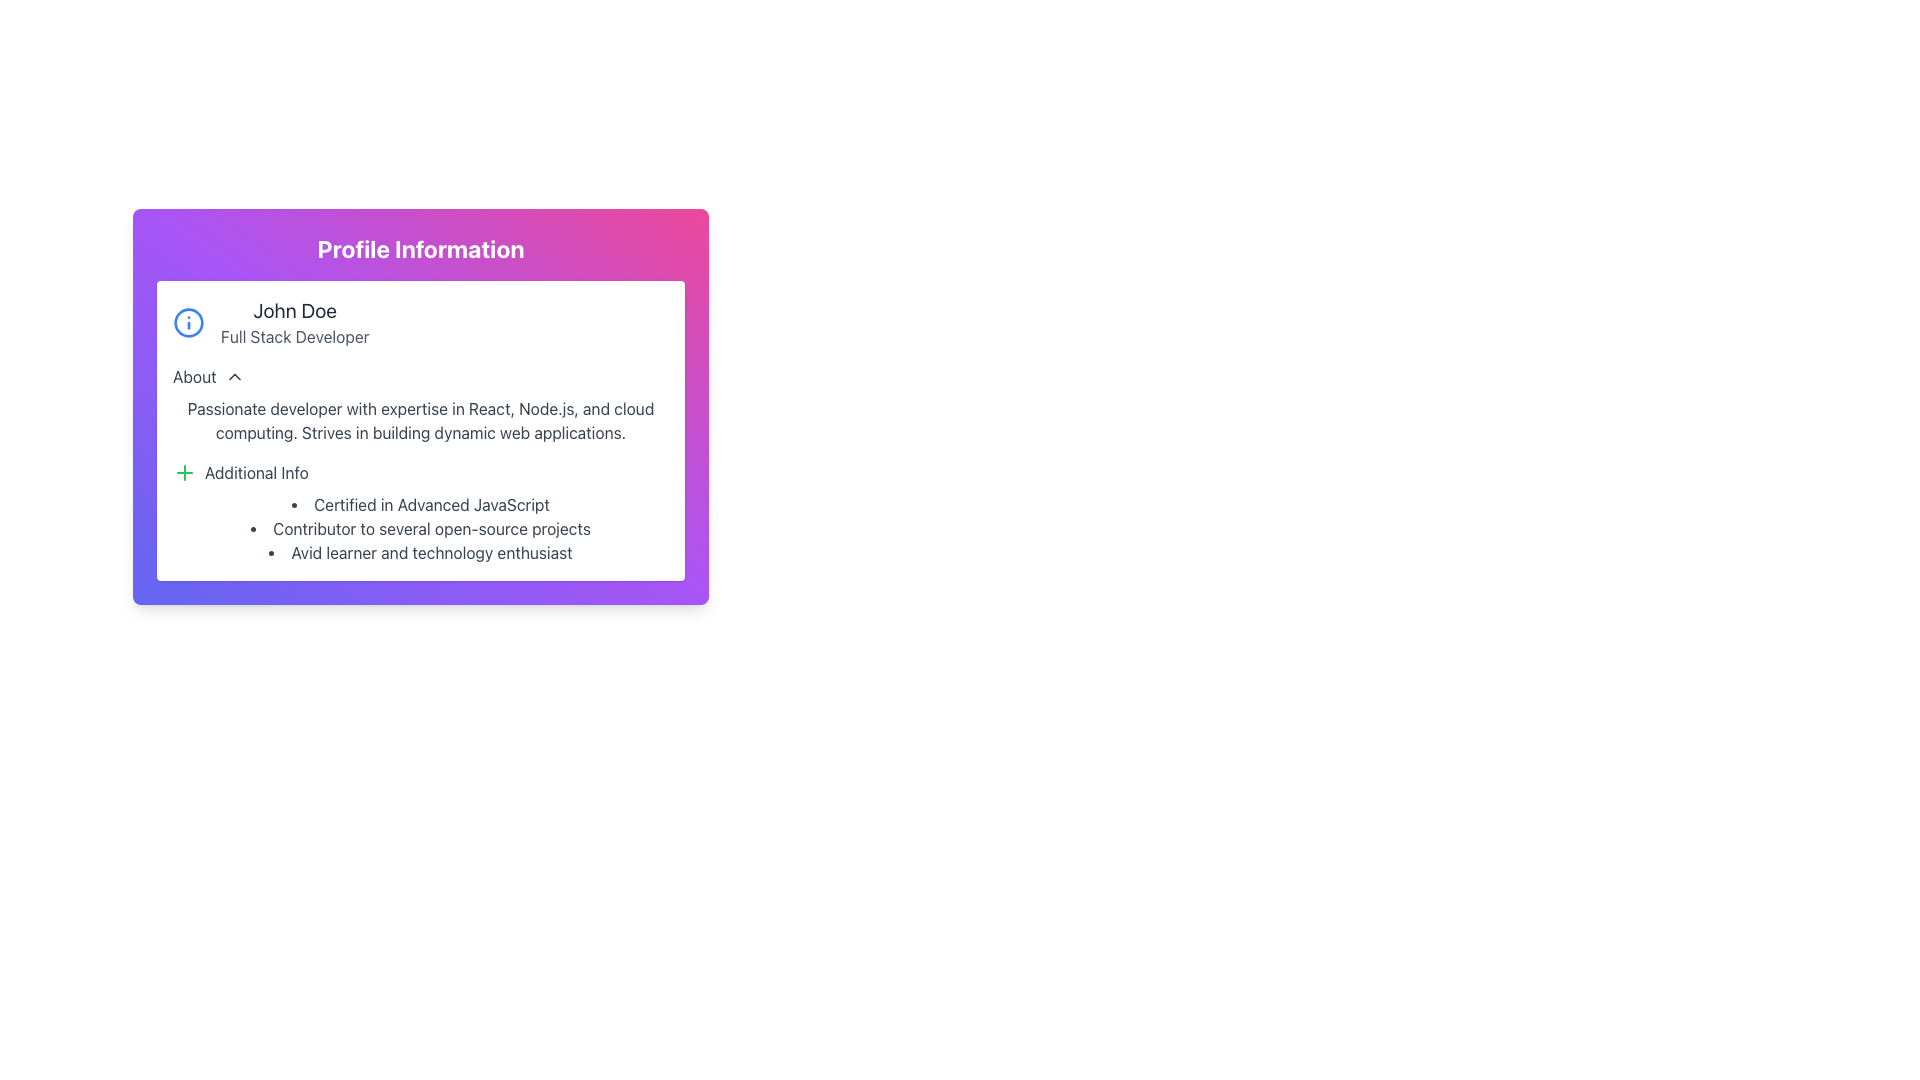 The height and width of the screenshot is (1080, 1920). I want to click on information provided in the text block titled 'Additional Info', which includes bullet points about credentials and interests, so click(420, 512).